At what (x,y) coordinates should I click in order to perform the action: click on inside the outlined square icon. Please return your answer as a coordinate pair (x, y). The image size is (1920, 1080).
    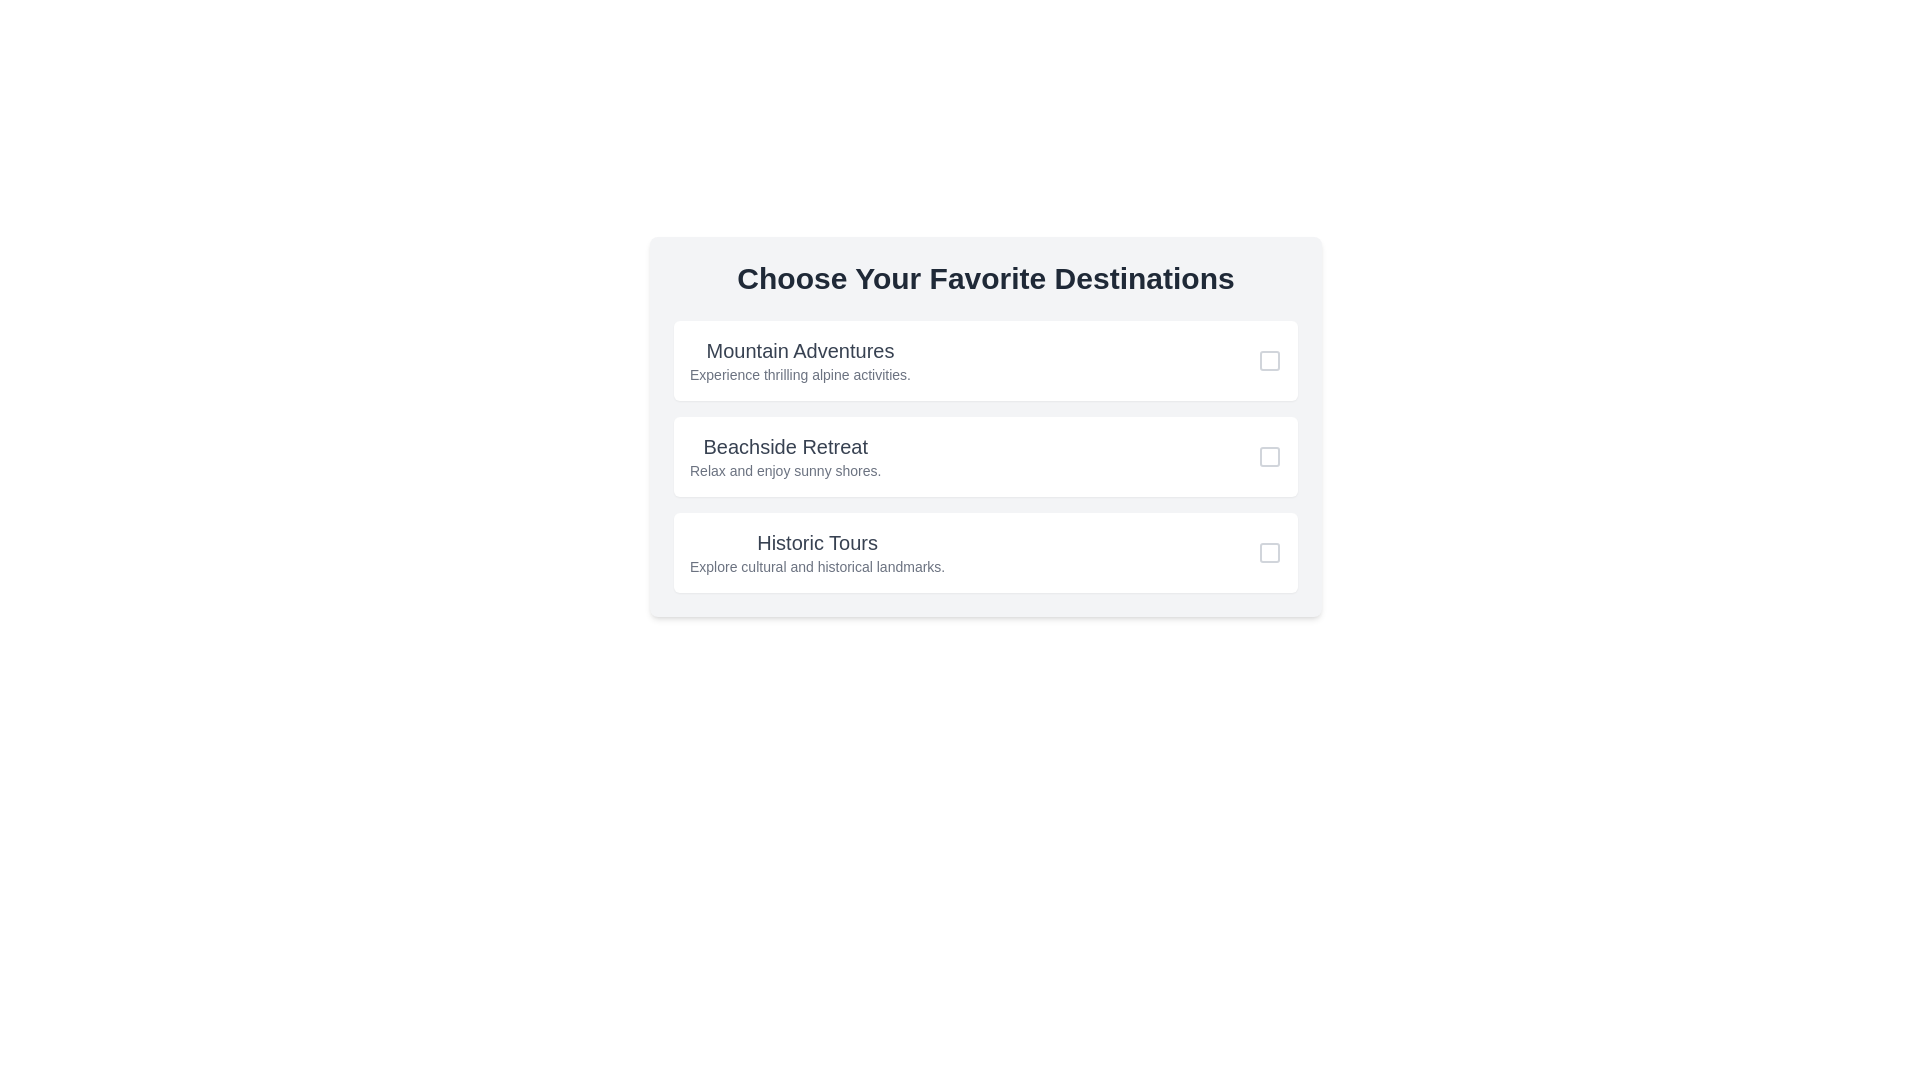
    Looking at the image, I should click on (1269, 456).